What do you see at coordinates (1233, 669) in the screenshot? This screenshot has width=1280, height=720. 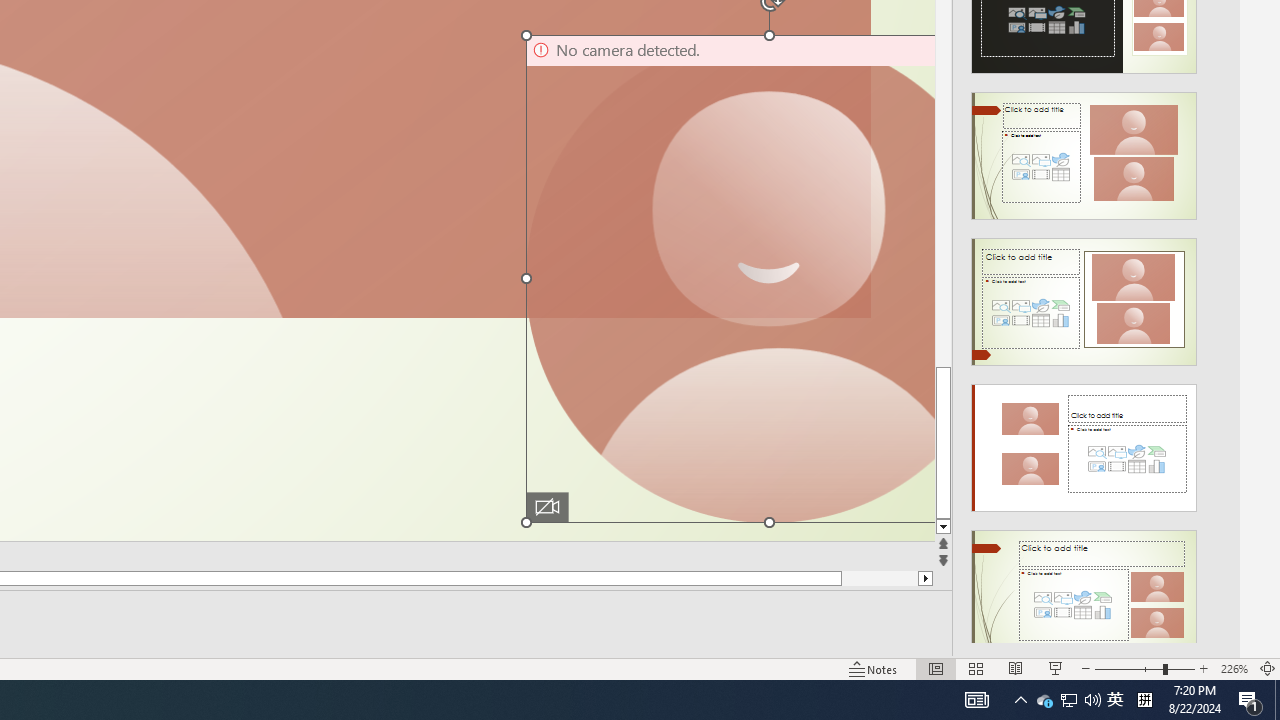 I see `'Zoom 226%'` at bounding box center [1233, 669].